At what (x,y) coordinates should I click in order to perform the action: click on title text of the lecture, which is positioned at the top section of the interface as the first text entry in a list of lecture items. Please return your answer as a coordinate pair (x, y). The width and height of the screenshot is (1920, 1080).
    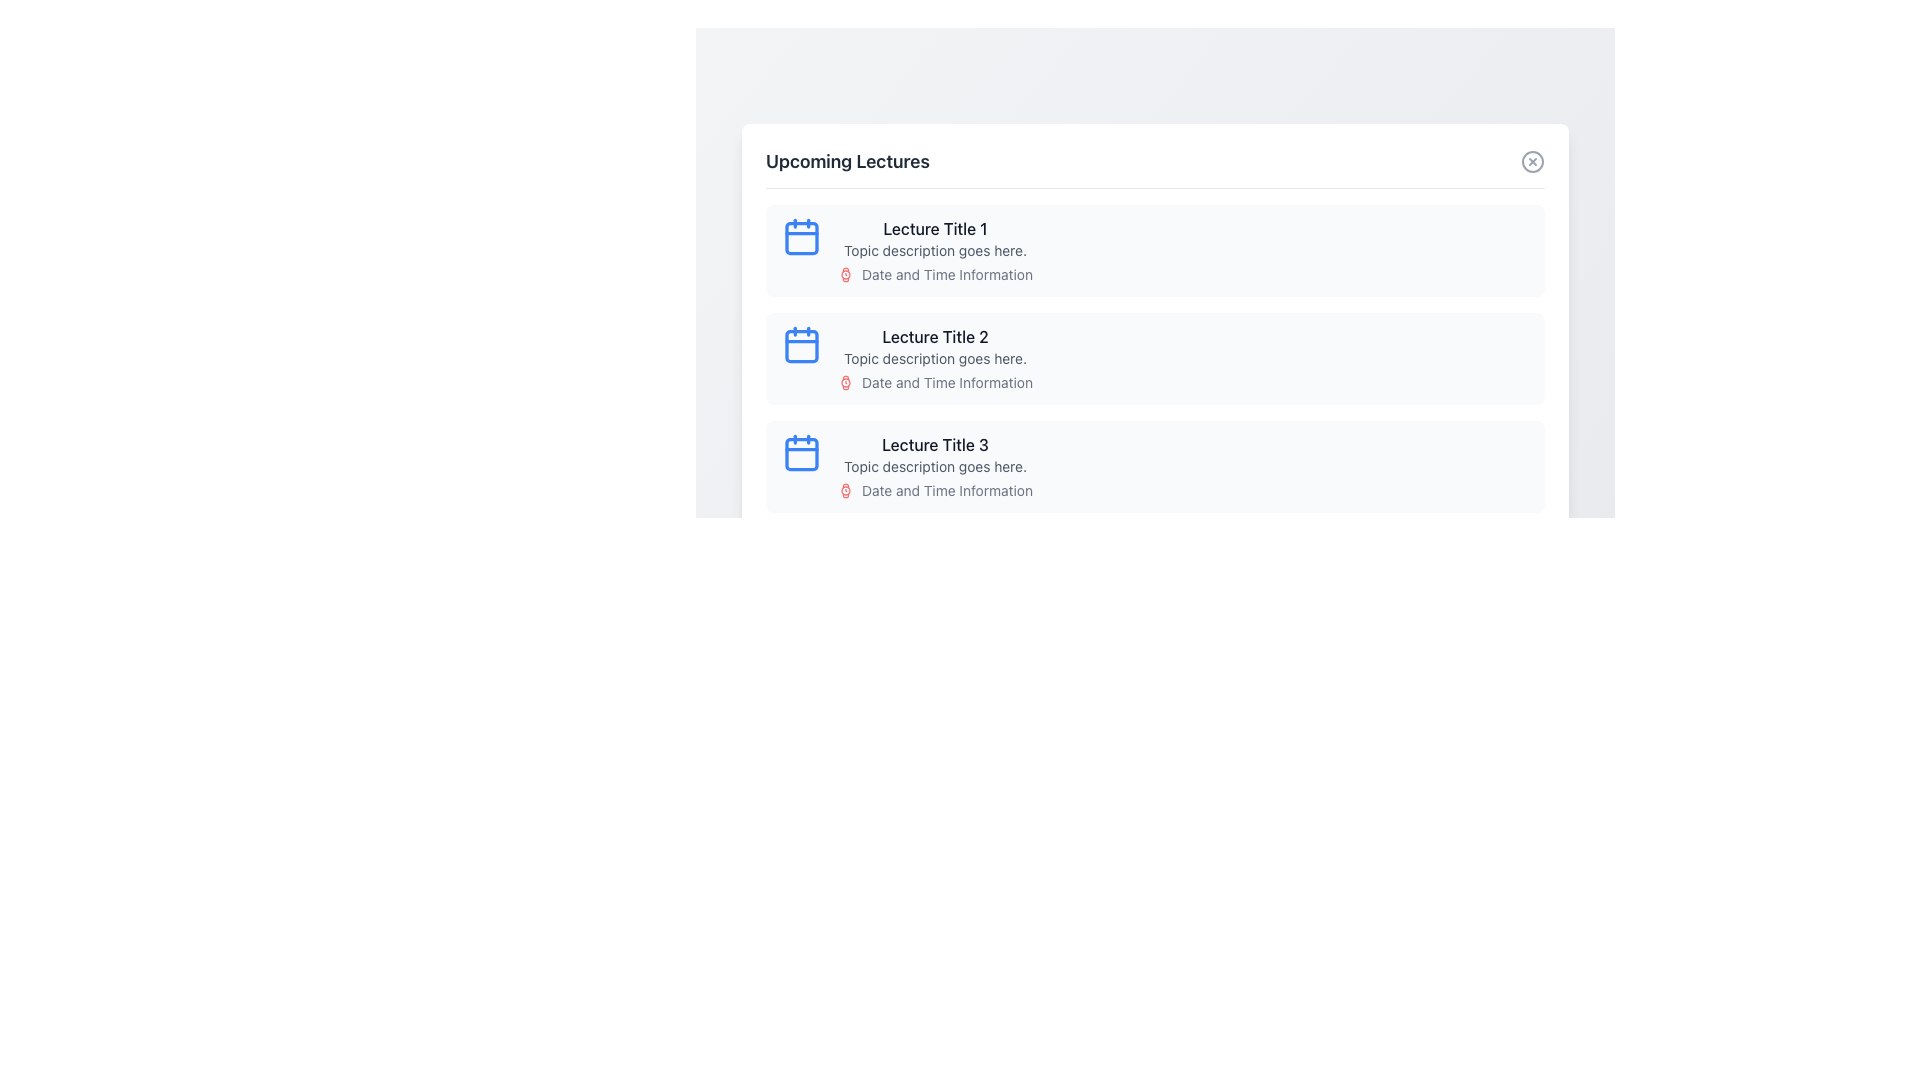
    Looking at the image, I should click on (934, 227).